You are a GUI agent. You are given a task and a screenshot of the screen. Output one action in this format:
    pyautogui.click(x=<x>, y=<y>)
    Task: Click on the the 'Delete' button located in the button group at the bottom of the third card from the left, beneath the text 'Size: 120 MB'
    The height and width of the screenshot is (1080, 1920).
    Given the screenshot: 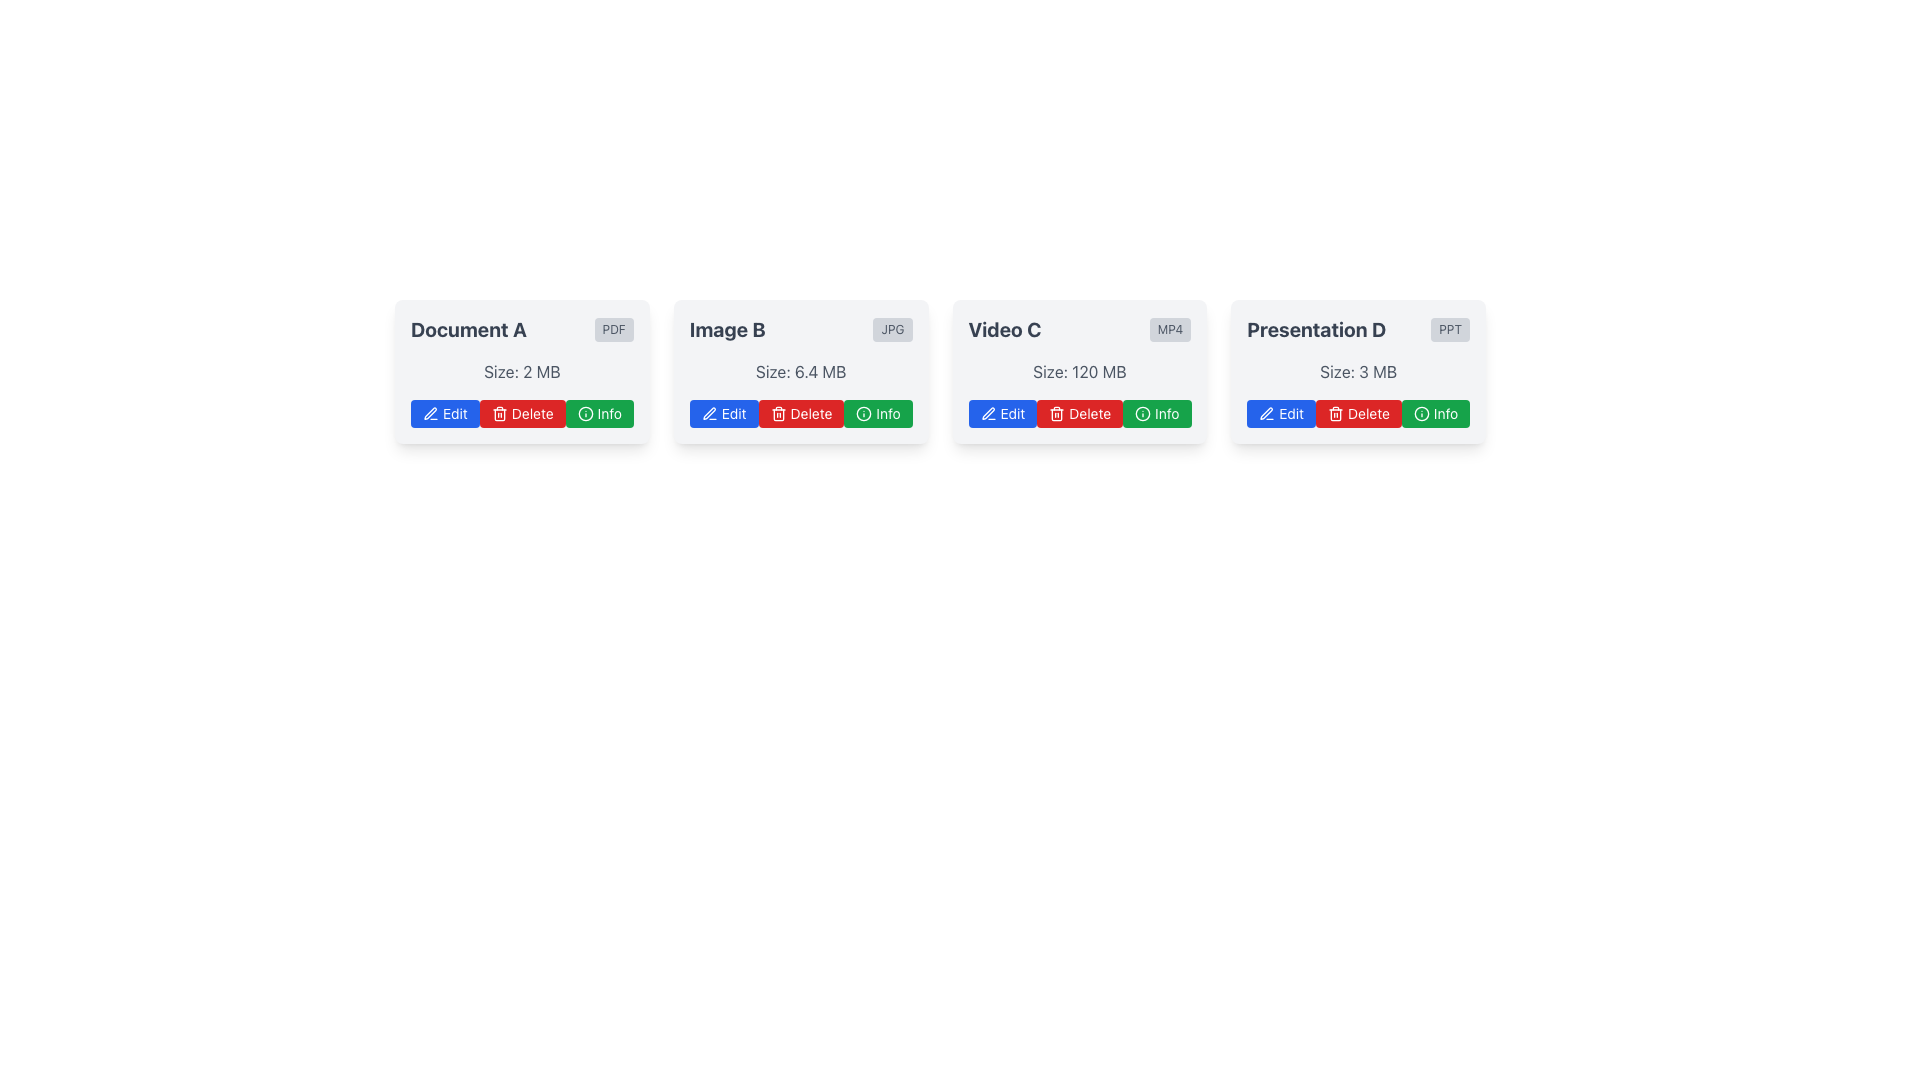 What is the action you would take?
    pyautogui.click(x=1078, y=412)
    